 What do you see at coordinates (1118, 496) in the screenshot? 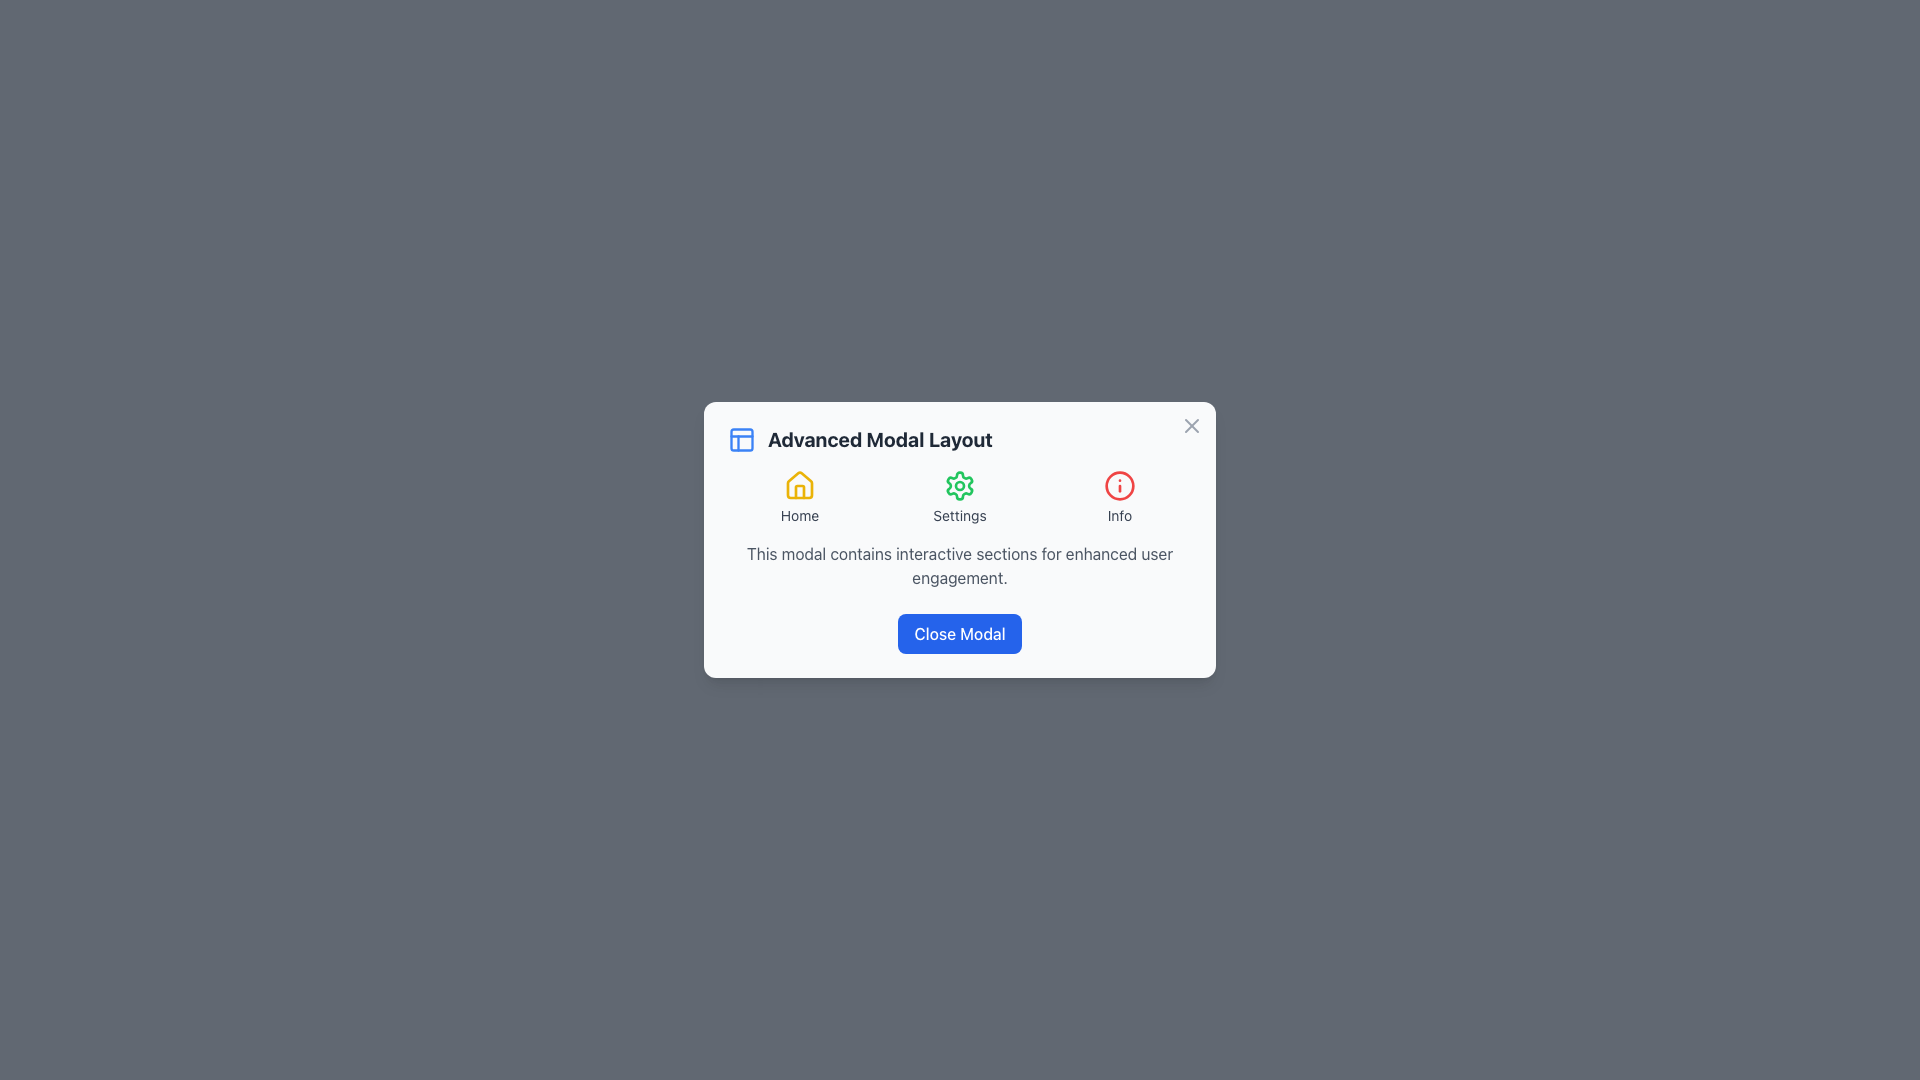
I see `the 'Info' Icon with Text Label, which is the third item in a row of three labeled 'Home', 'Settings', and 'Info', located centrally within the modal` at bounding box center [1118, 496].